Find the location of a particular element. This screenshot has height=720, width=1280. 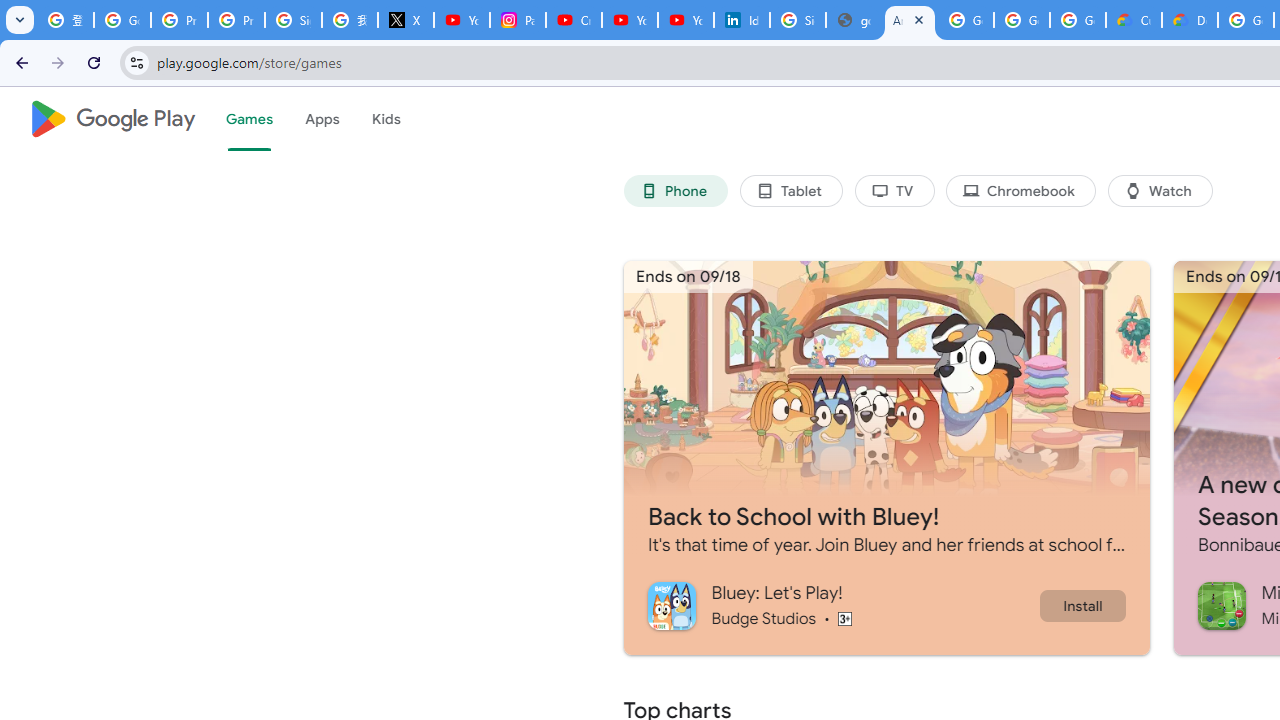

'Kids' is located at coordinates (385, 119).